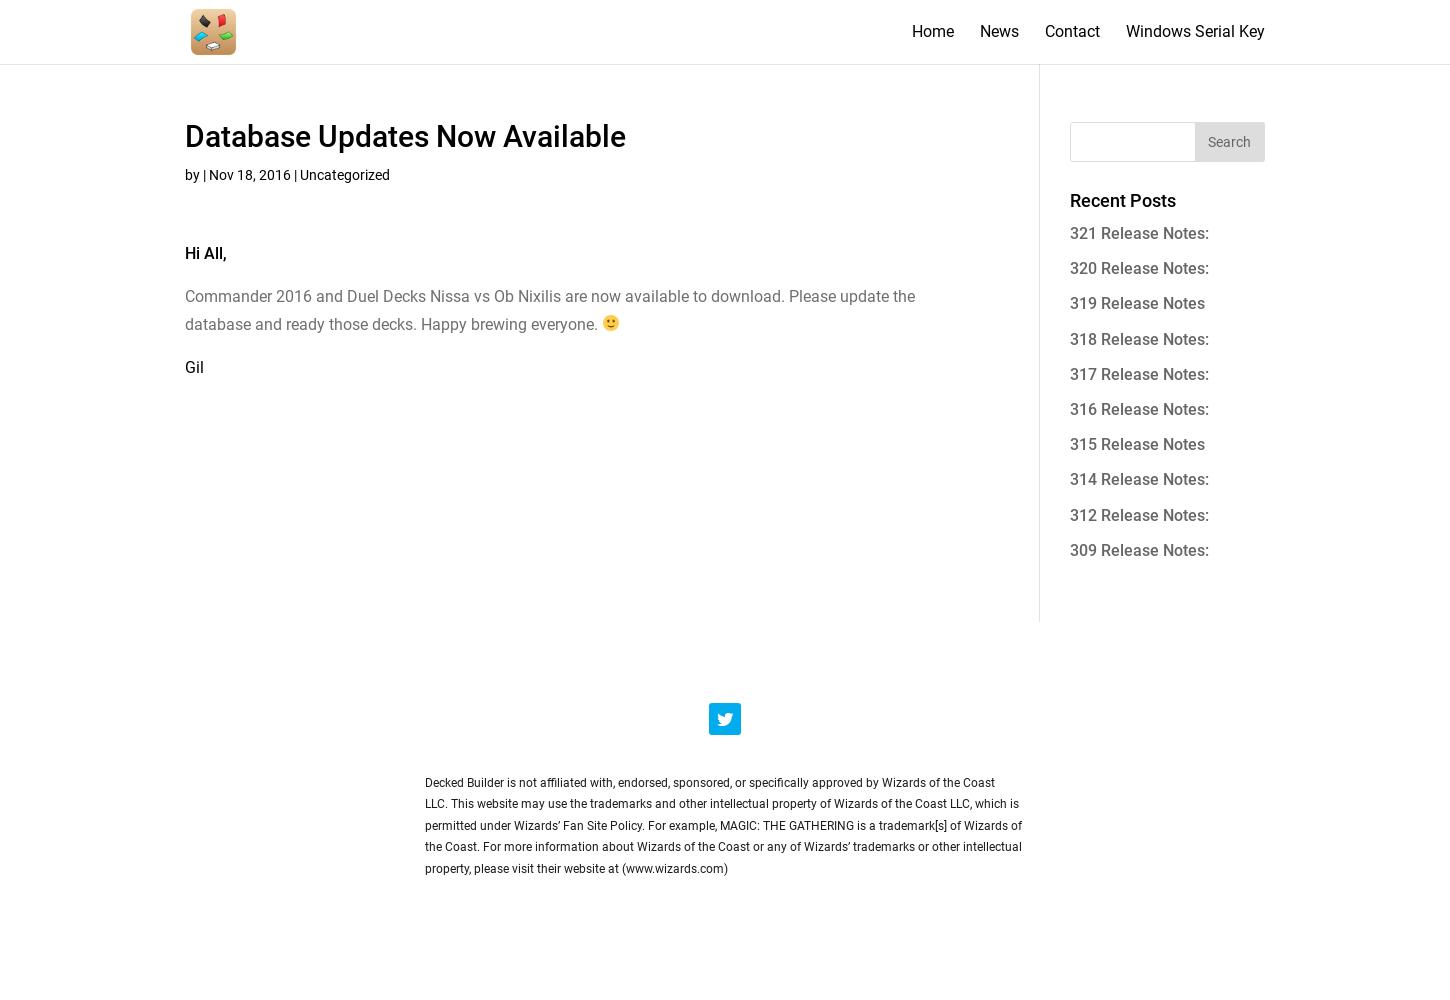  I want to click on 'Gil', so click(193, 365).